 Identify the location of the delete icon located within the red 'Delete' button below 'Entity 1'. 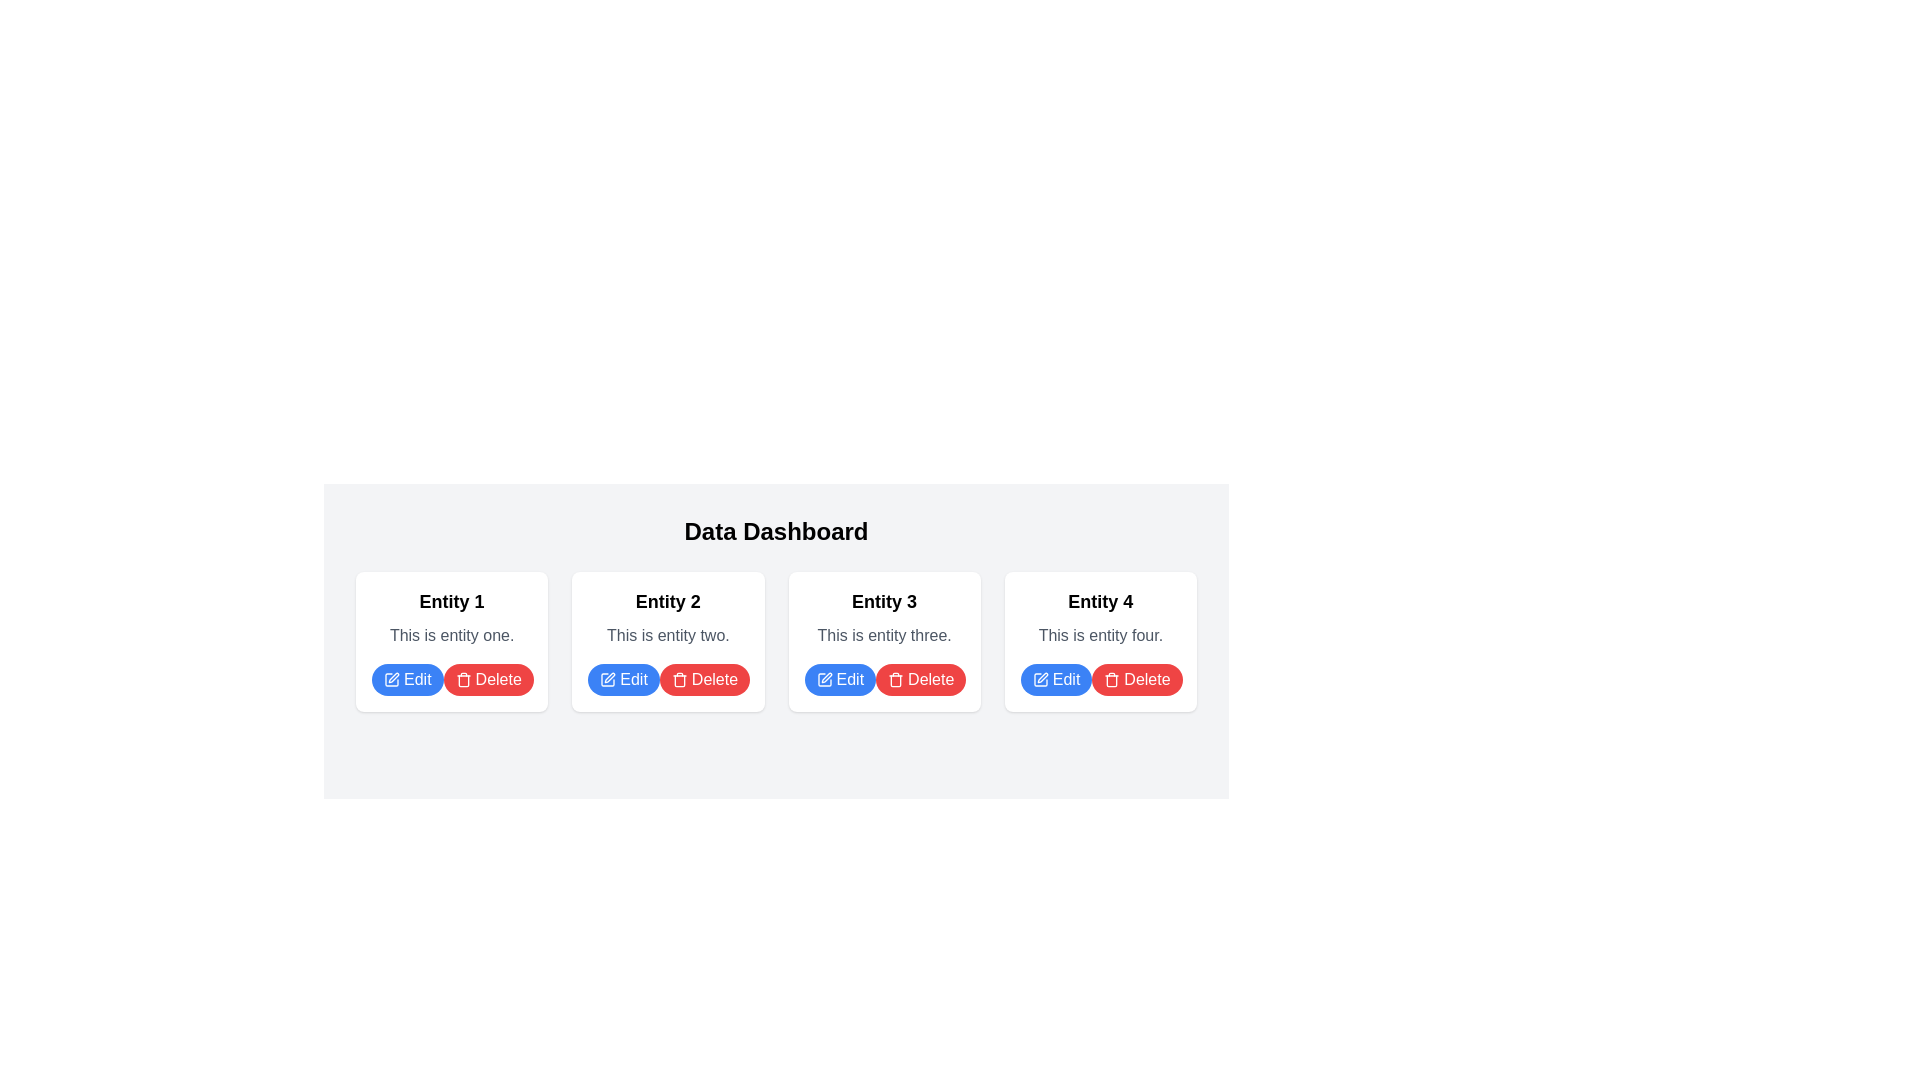
(679, 678).